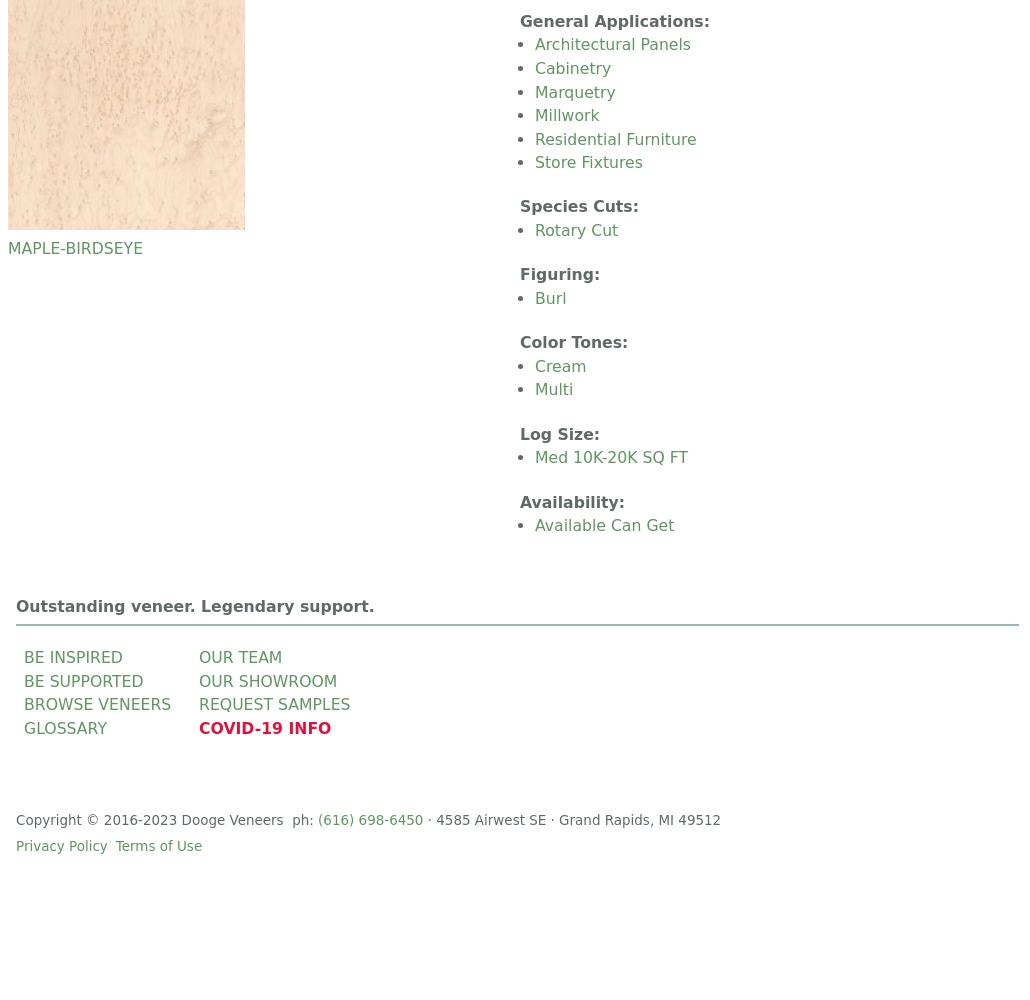  What do you see at coordinates (562, 433) in the screenshot?
I see `'Log Size:'` at bounding box center [562, 433].